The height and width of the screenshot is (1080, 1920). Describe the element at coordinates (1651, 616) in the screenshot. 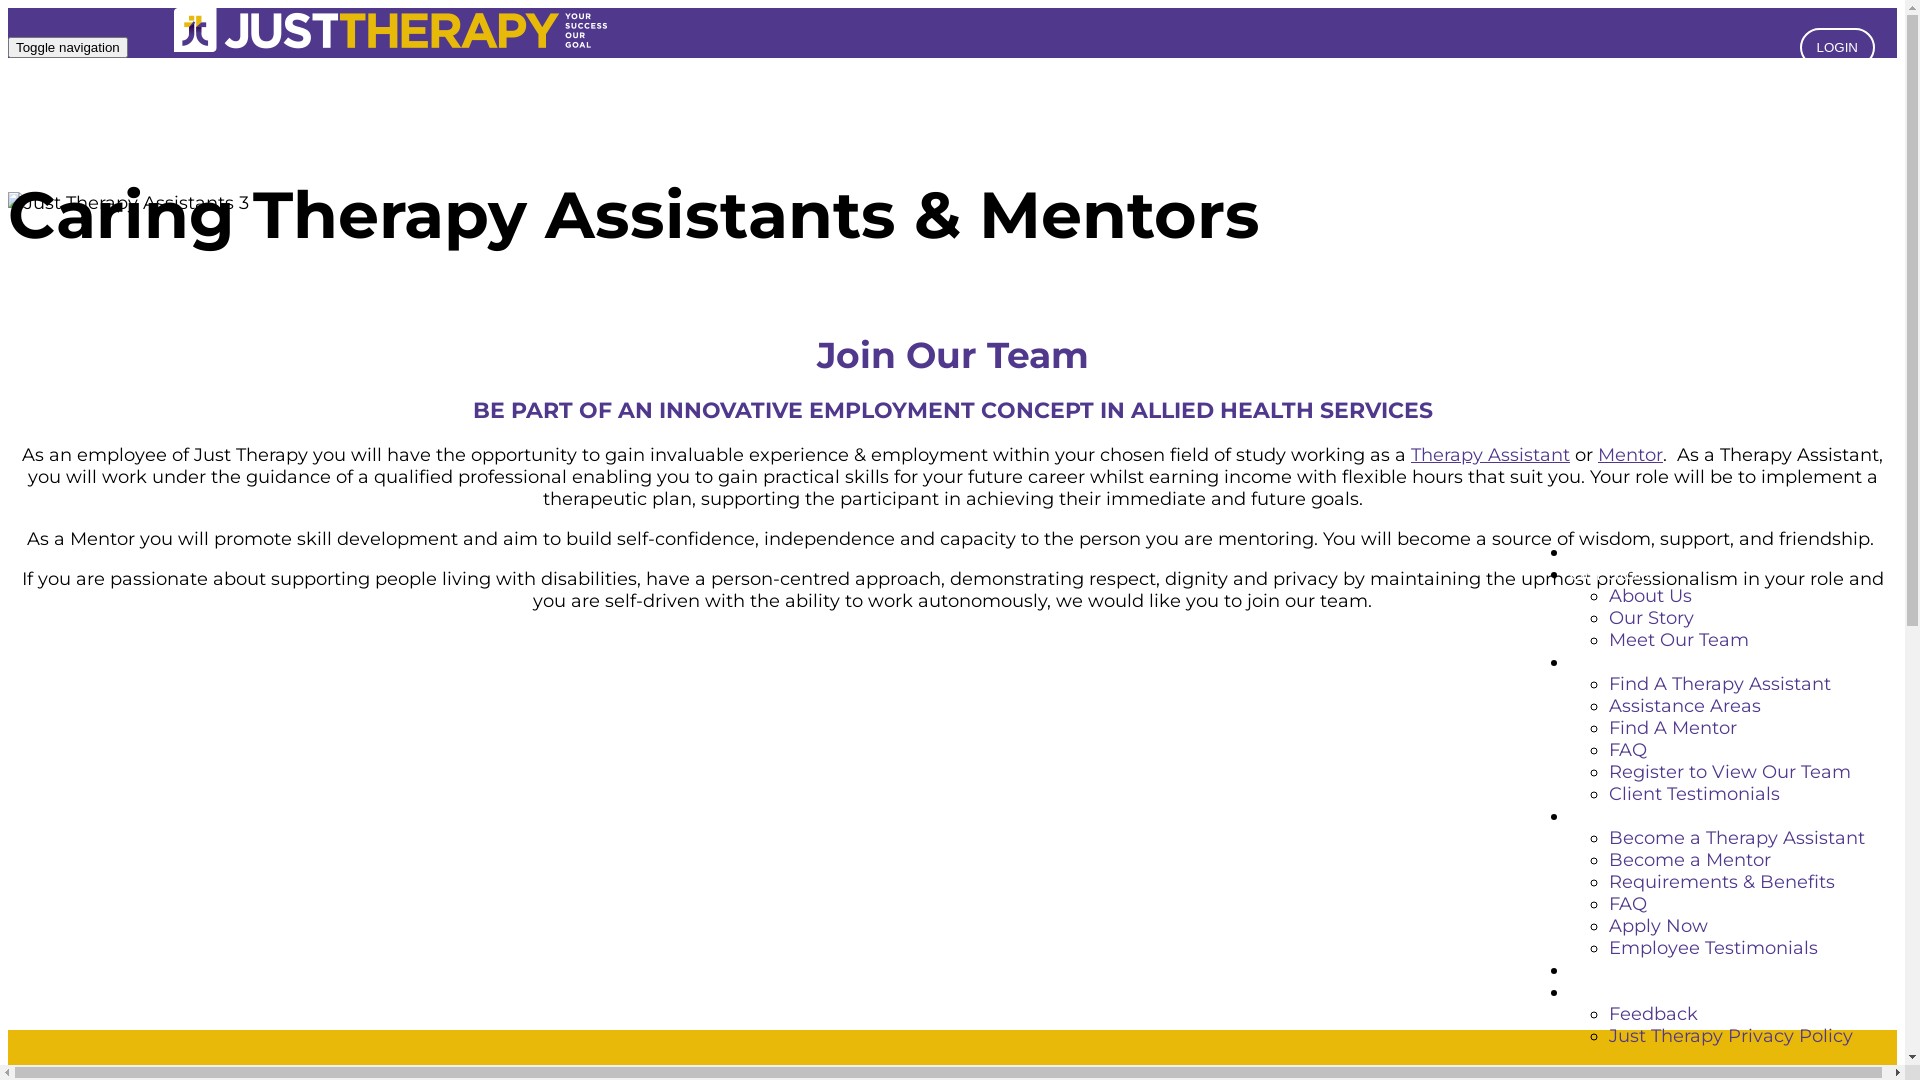

I see `'Our Story'` at that location.